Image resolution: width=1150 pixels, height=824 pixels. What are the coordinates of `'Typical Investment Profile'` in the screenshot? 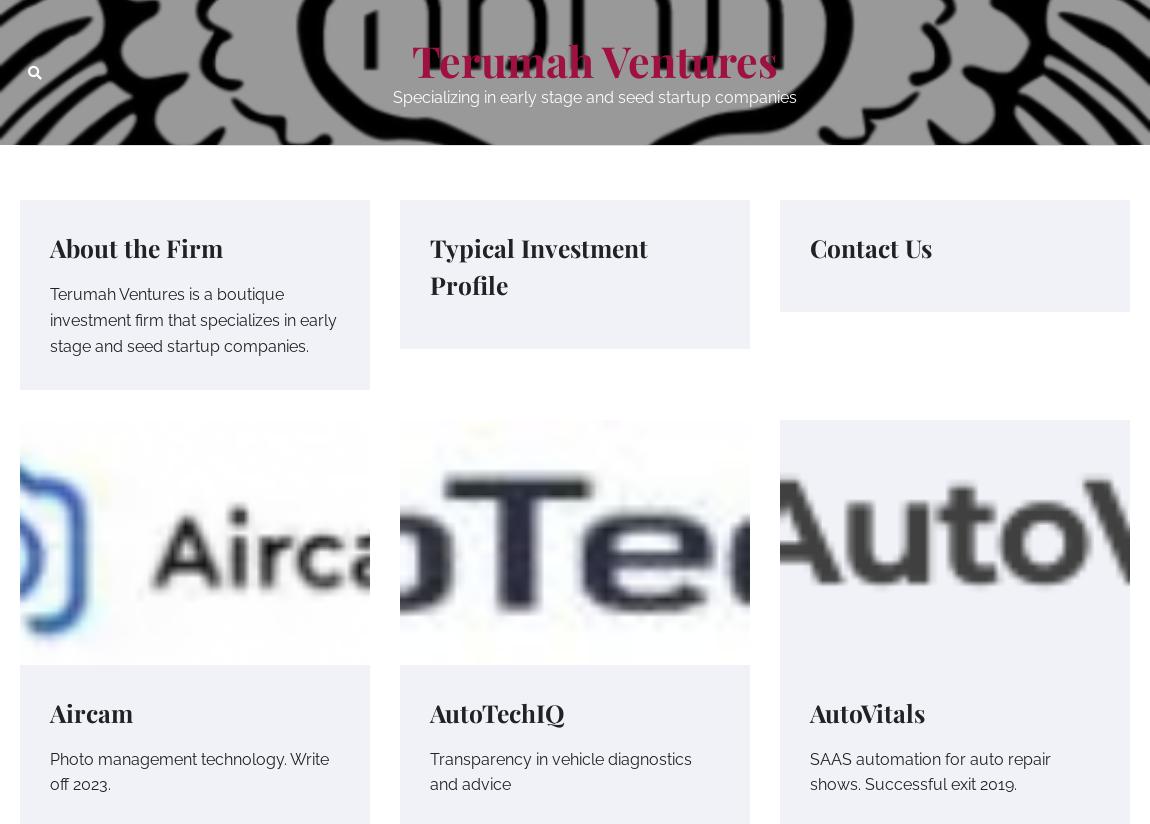 It's located at (539, 265).